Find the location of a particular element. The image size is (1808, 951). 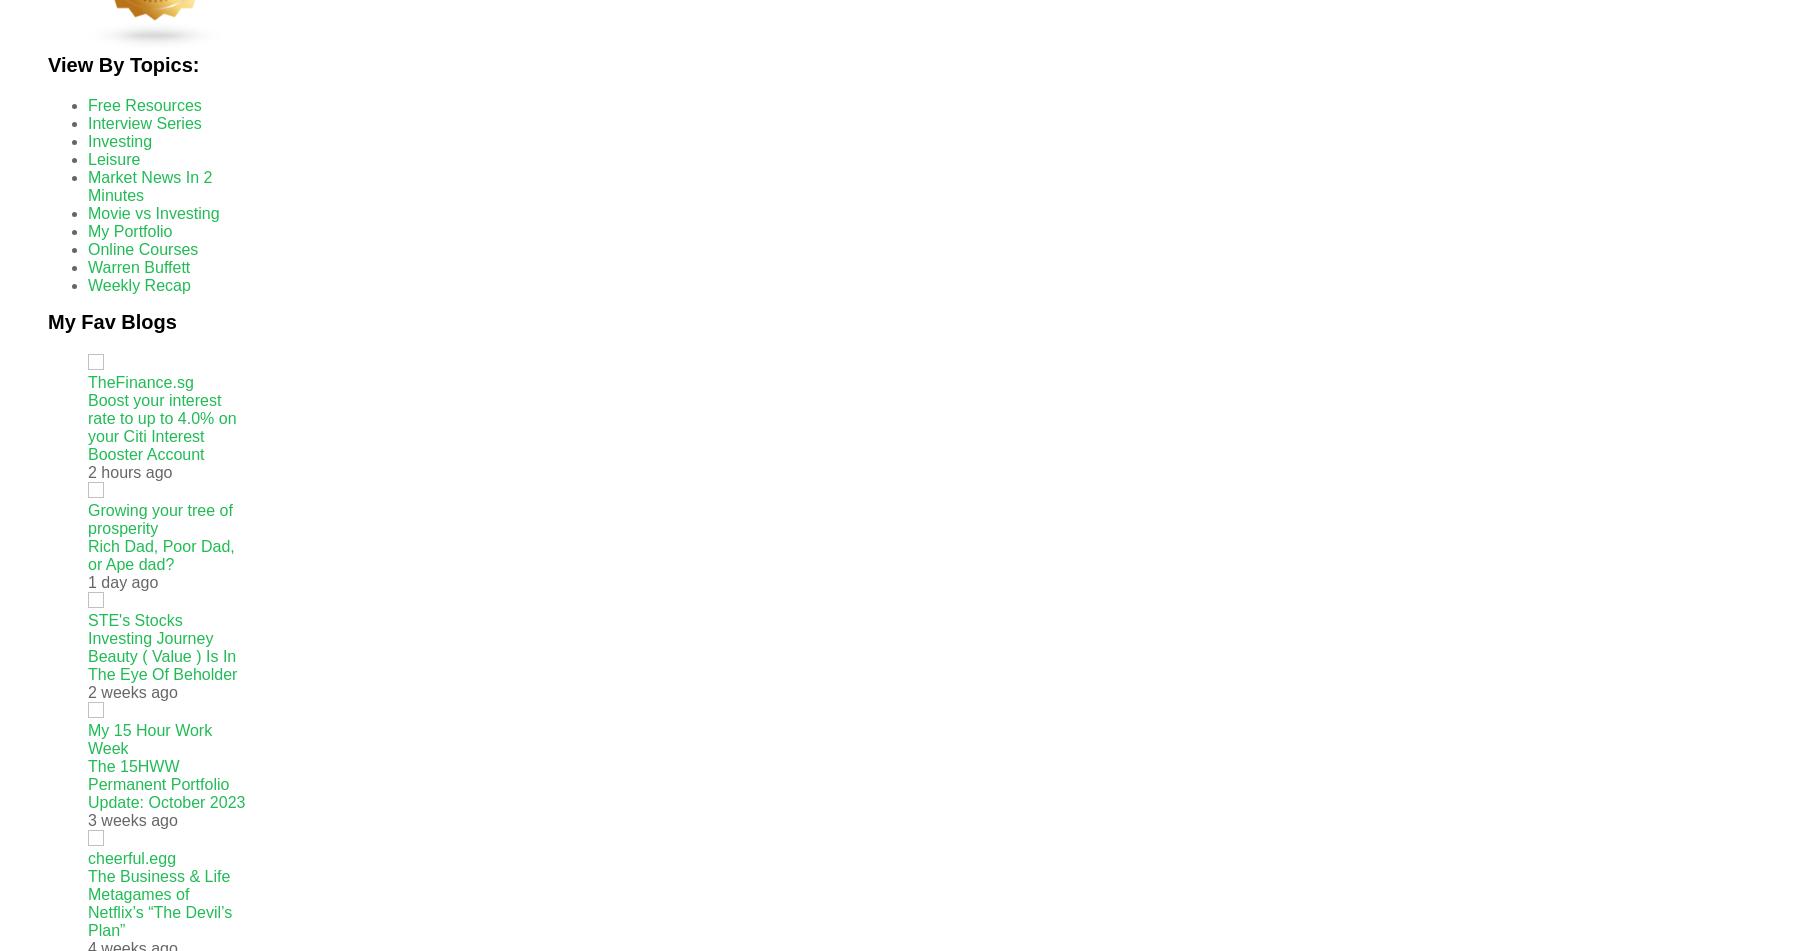

'My Fav Blogs' is located at coordinates (110, 322).